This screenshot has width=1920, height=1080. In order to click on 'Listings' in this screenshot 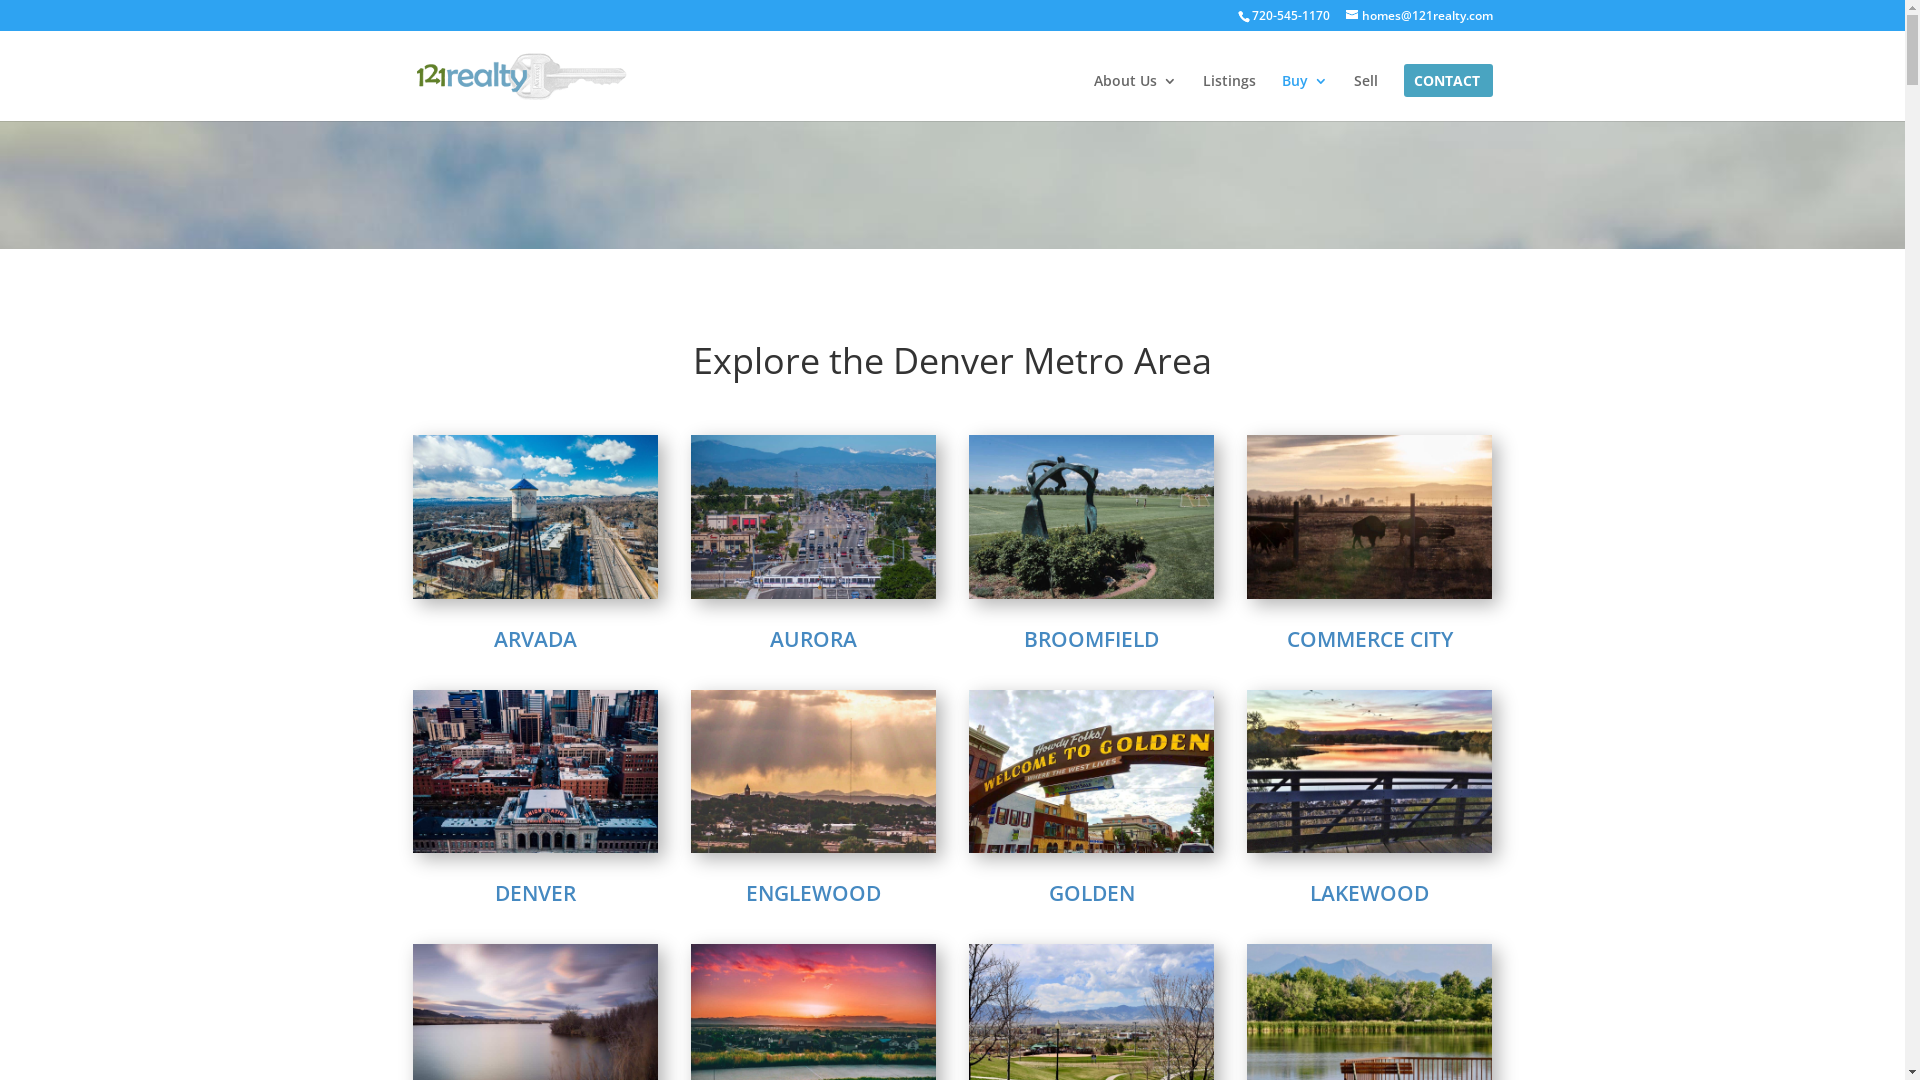, I will do `click(1200, 97)`.